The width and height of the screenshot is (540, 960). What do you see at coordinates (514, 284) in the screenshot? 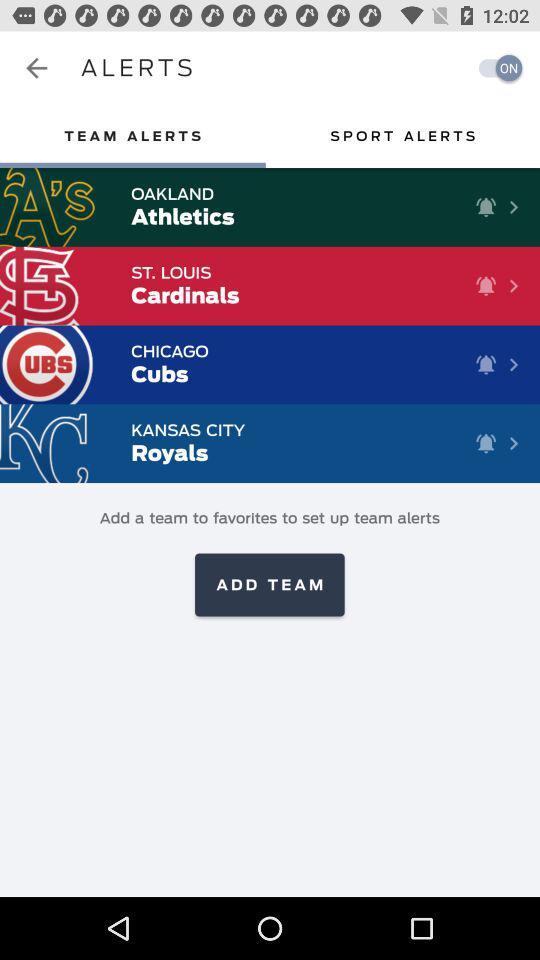
I see `second right arrow in web page` at bounding box center [514, 284].